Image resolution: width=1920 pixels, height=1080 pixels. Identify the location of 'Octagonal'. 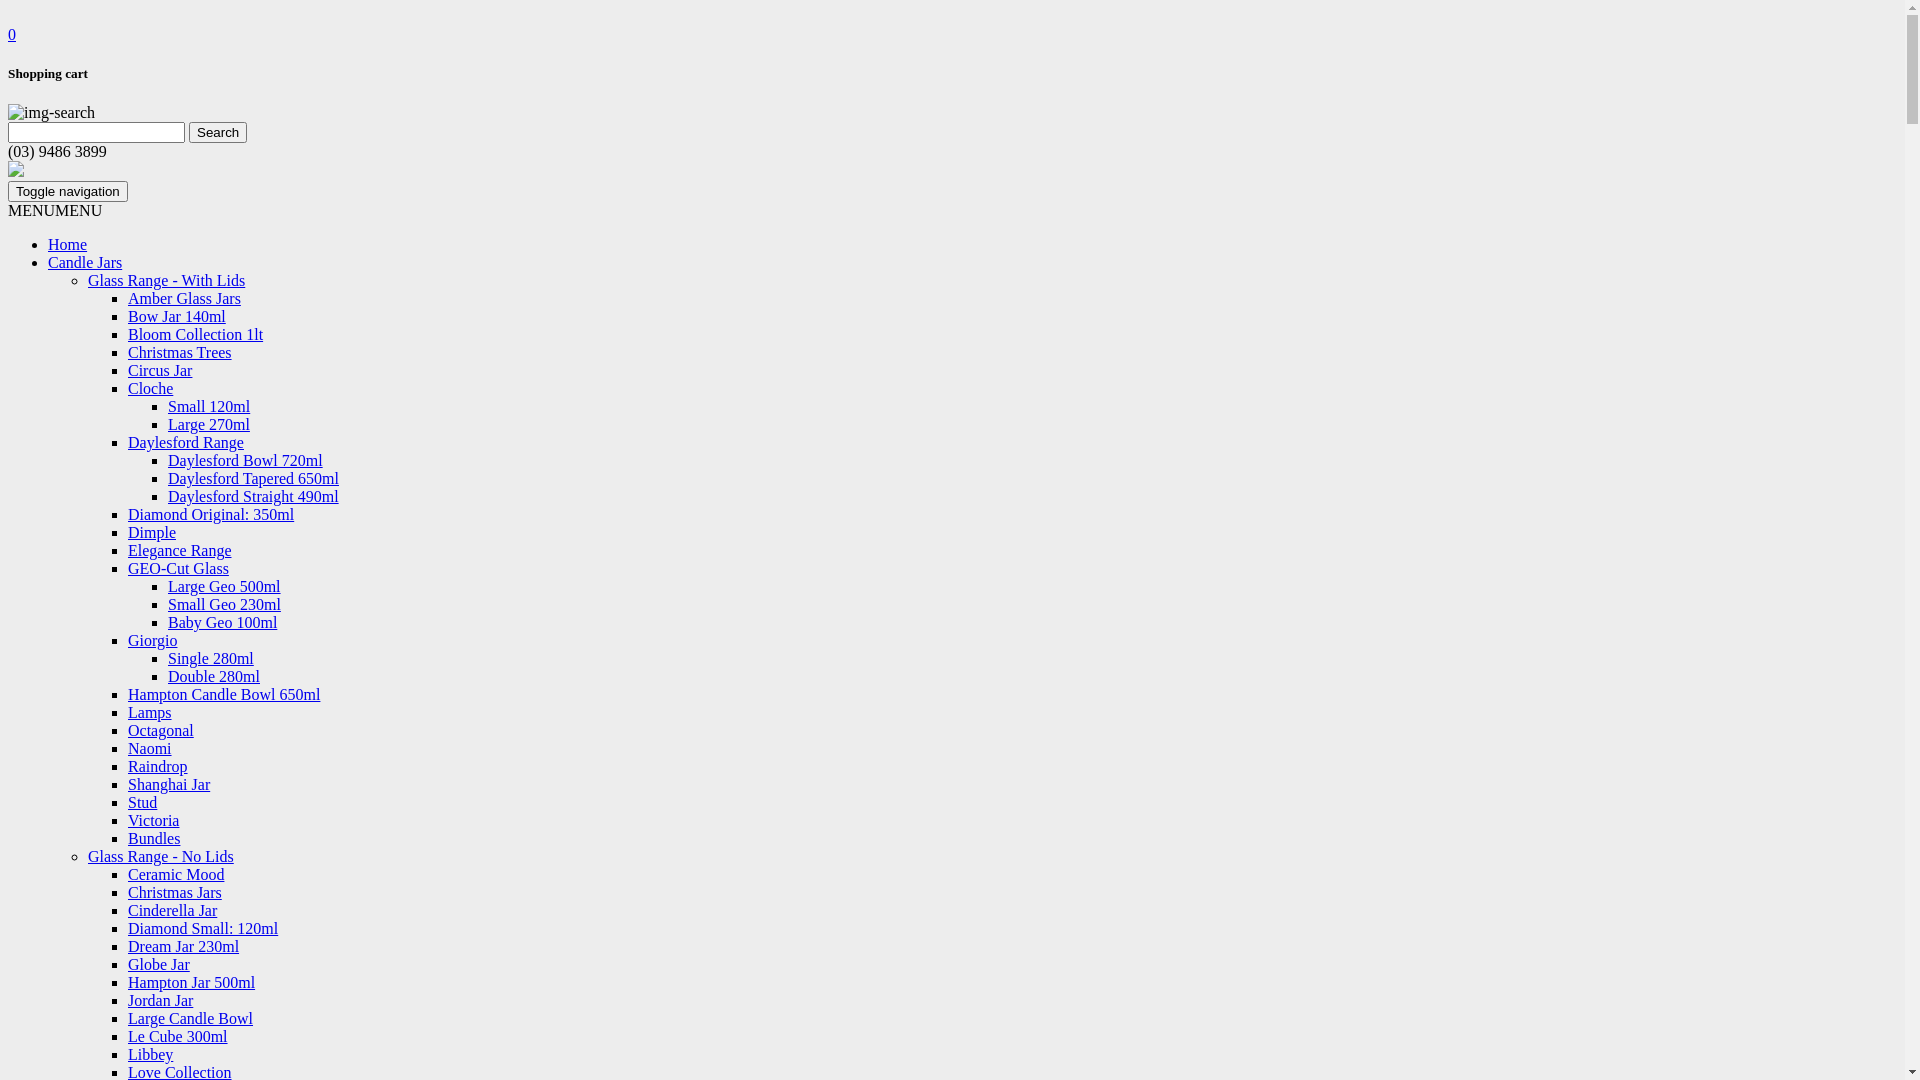
(161, 730).